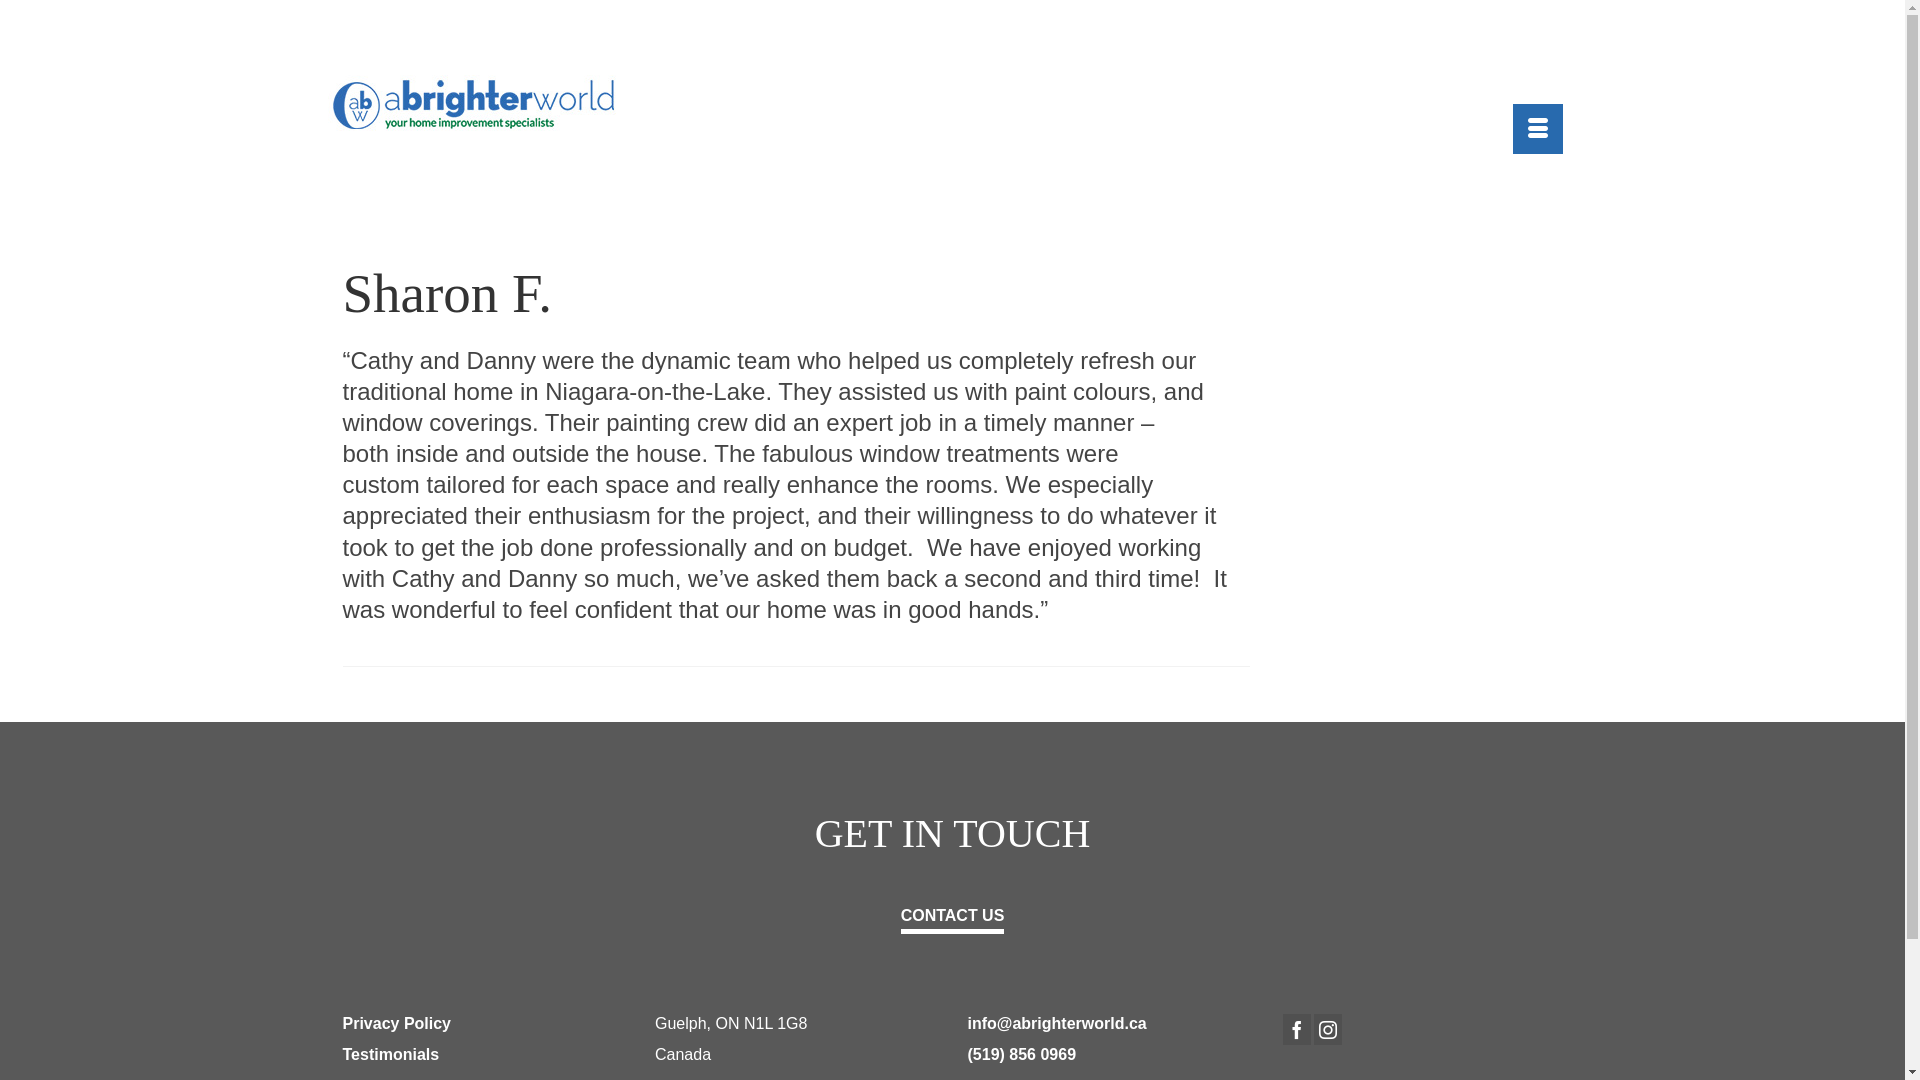  I want to click on 'Menu', so click(1535, 128).